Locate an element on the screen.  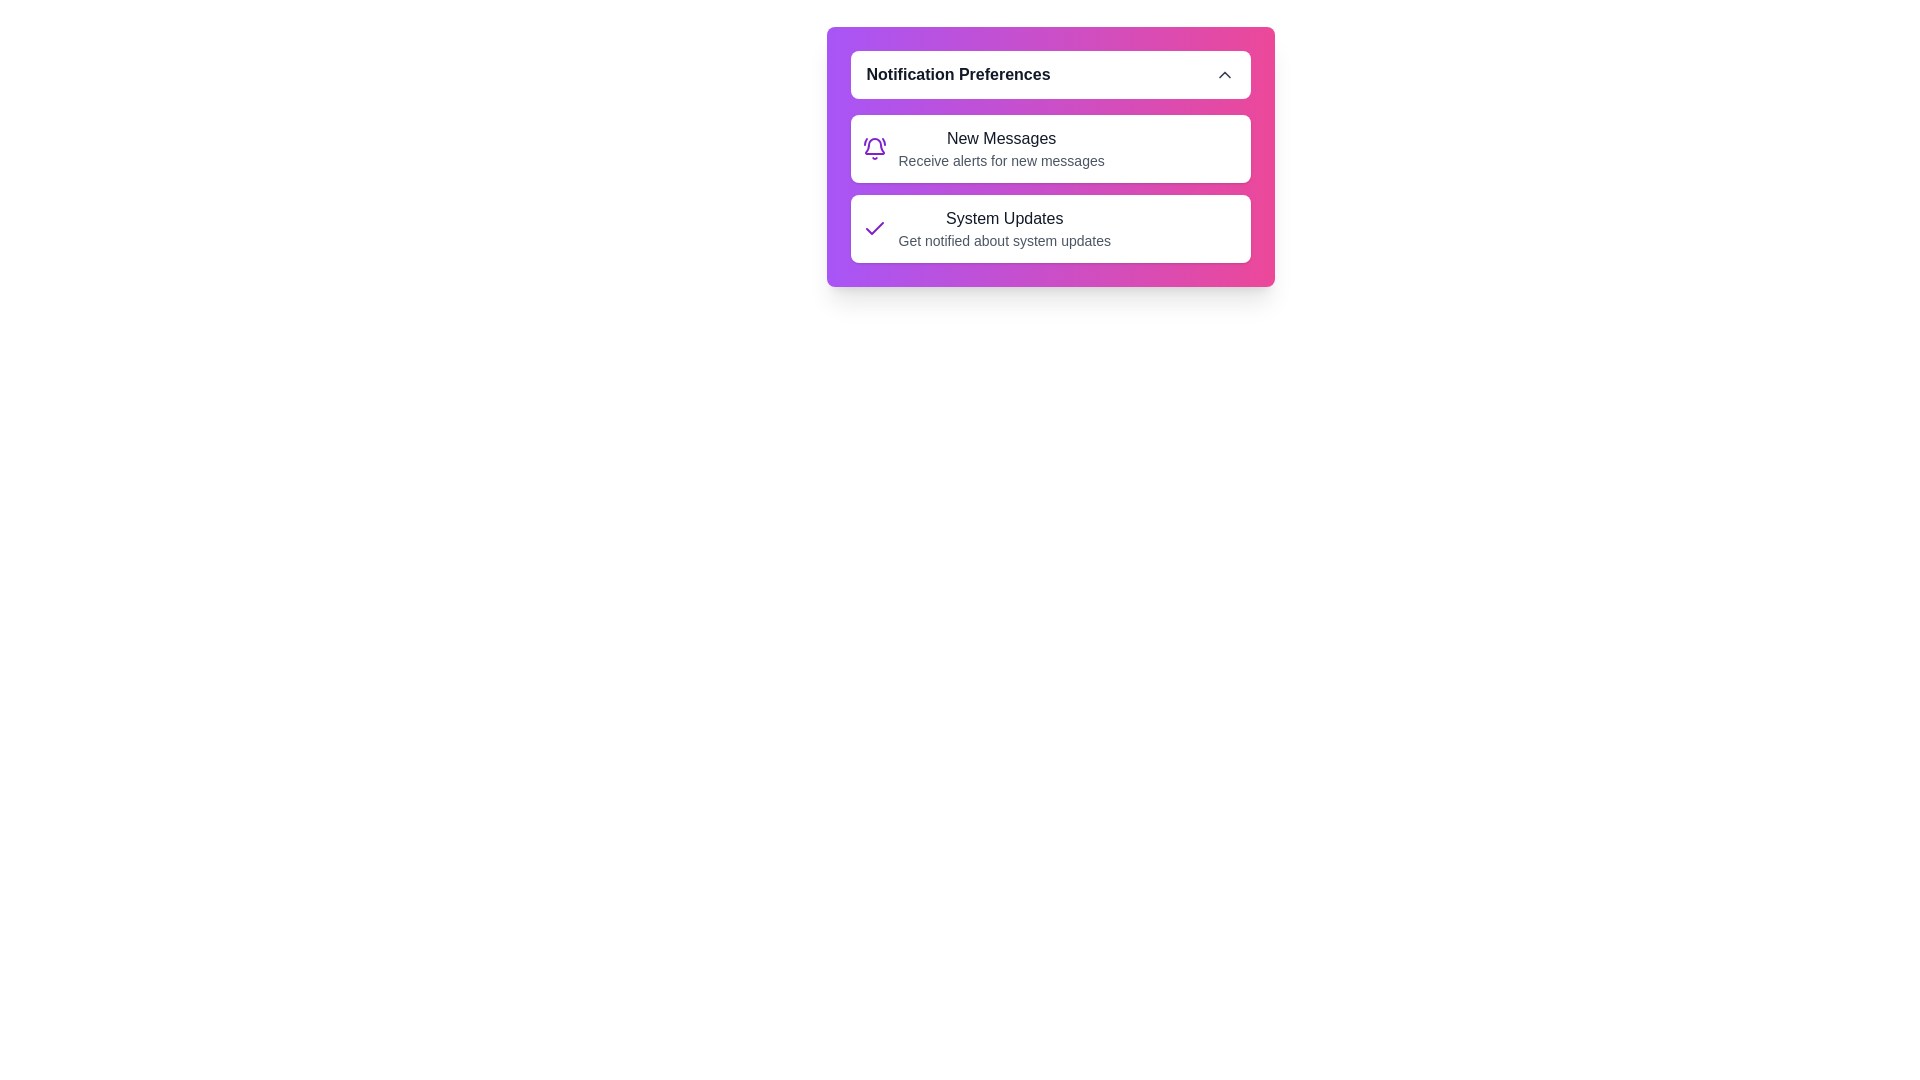
the notification item System Updates to view its hover effect is located at coordinates (1049, 227).